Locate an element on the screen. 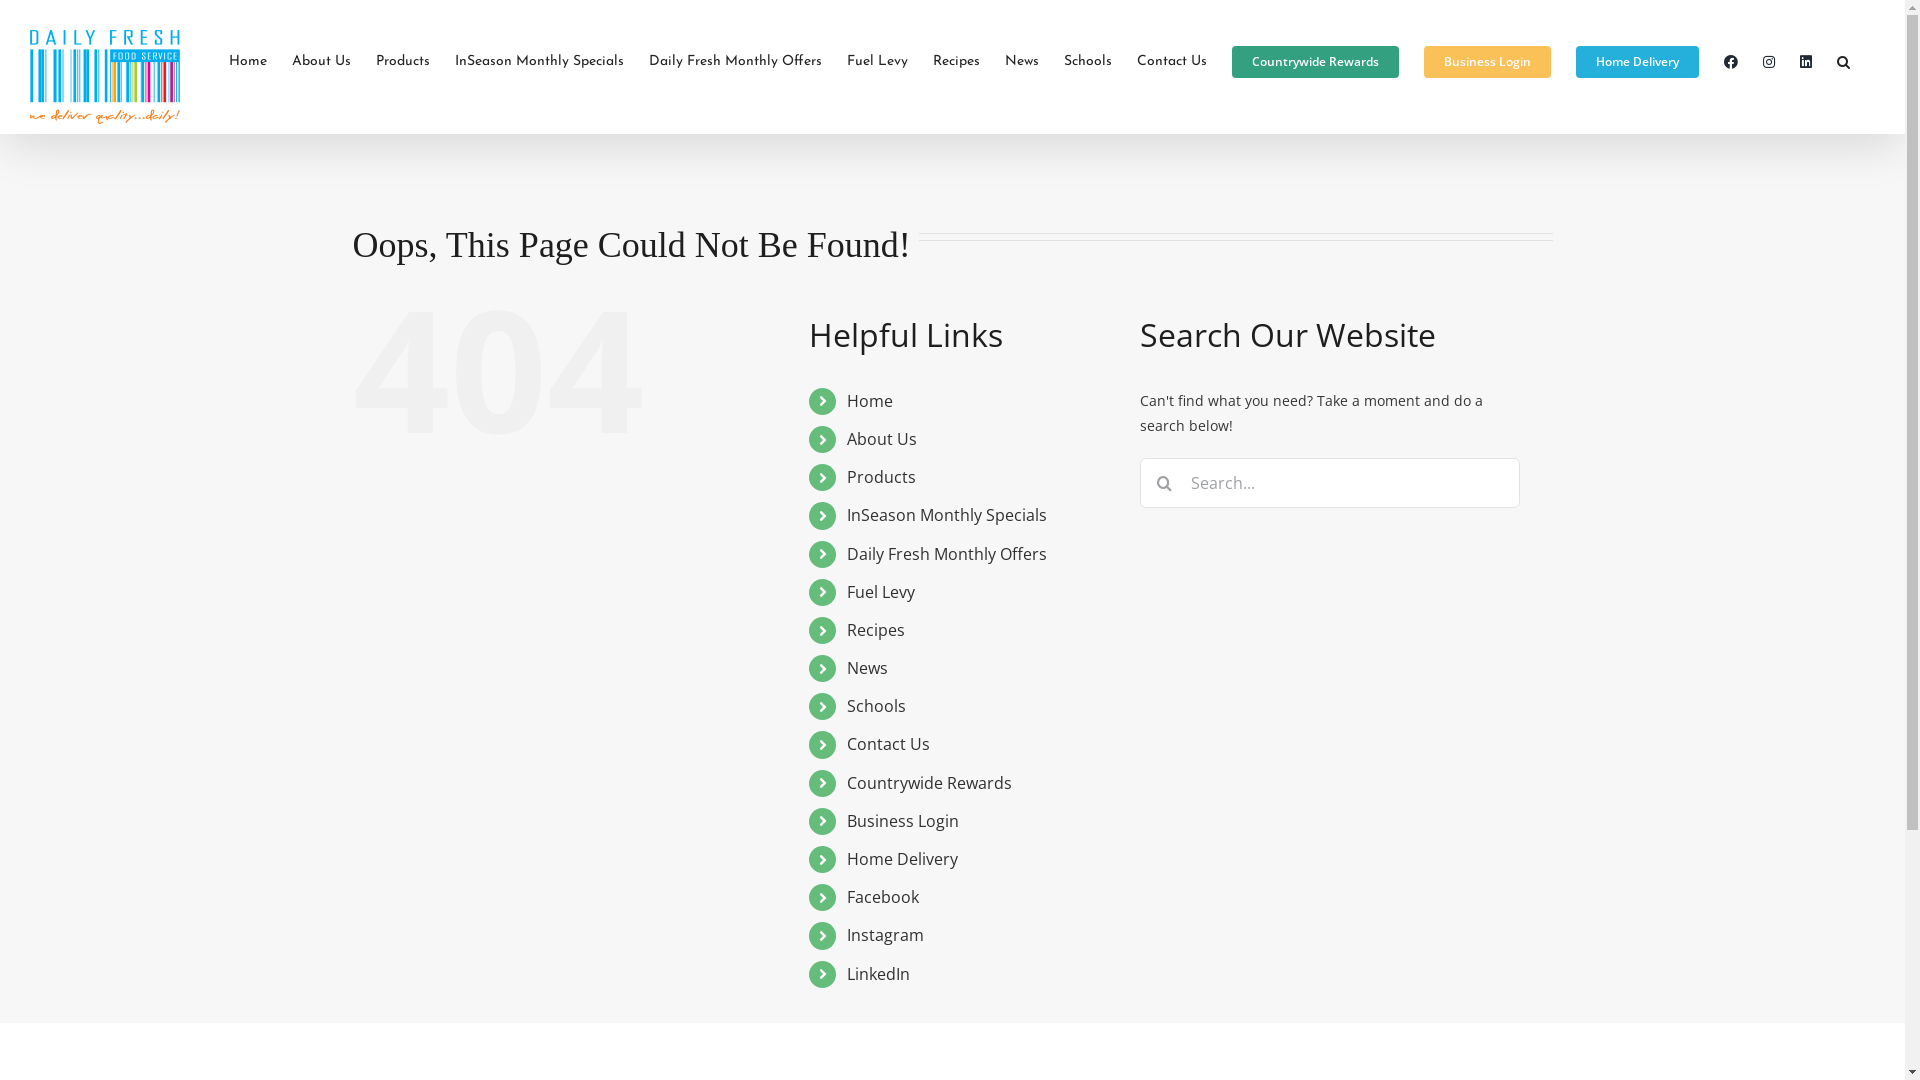 The width and height of the screenshot is (1920, 1080). 'About Us' is located at coordinates (881, 438).